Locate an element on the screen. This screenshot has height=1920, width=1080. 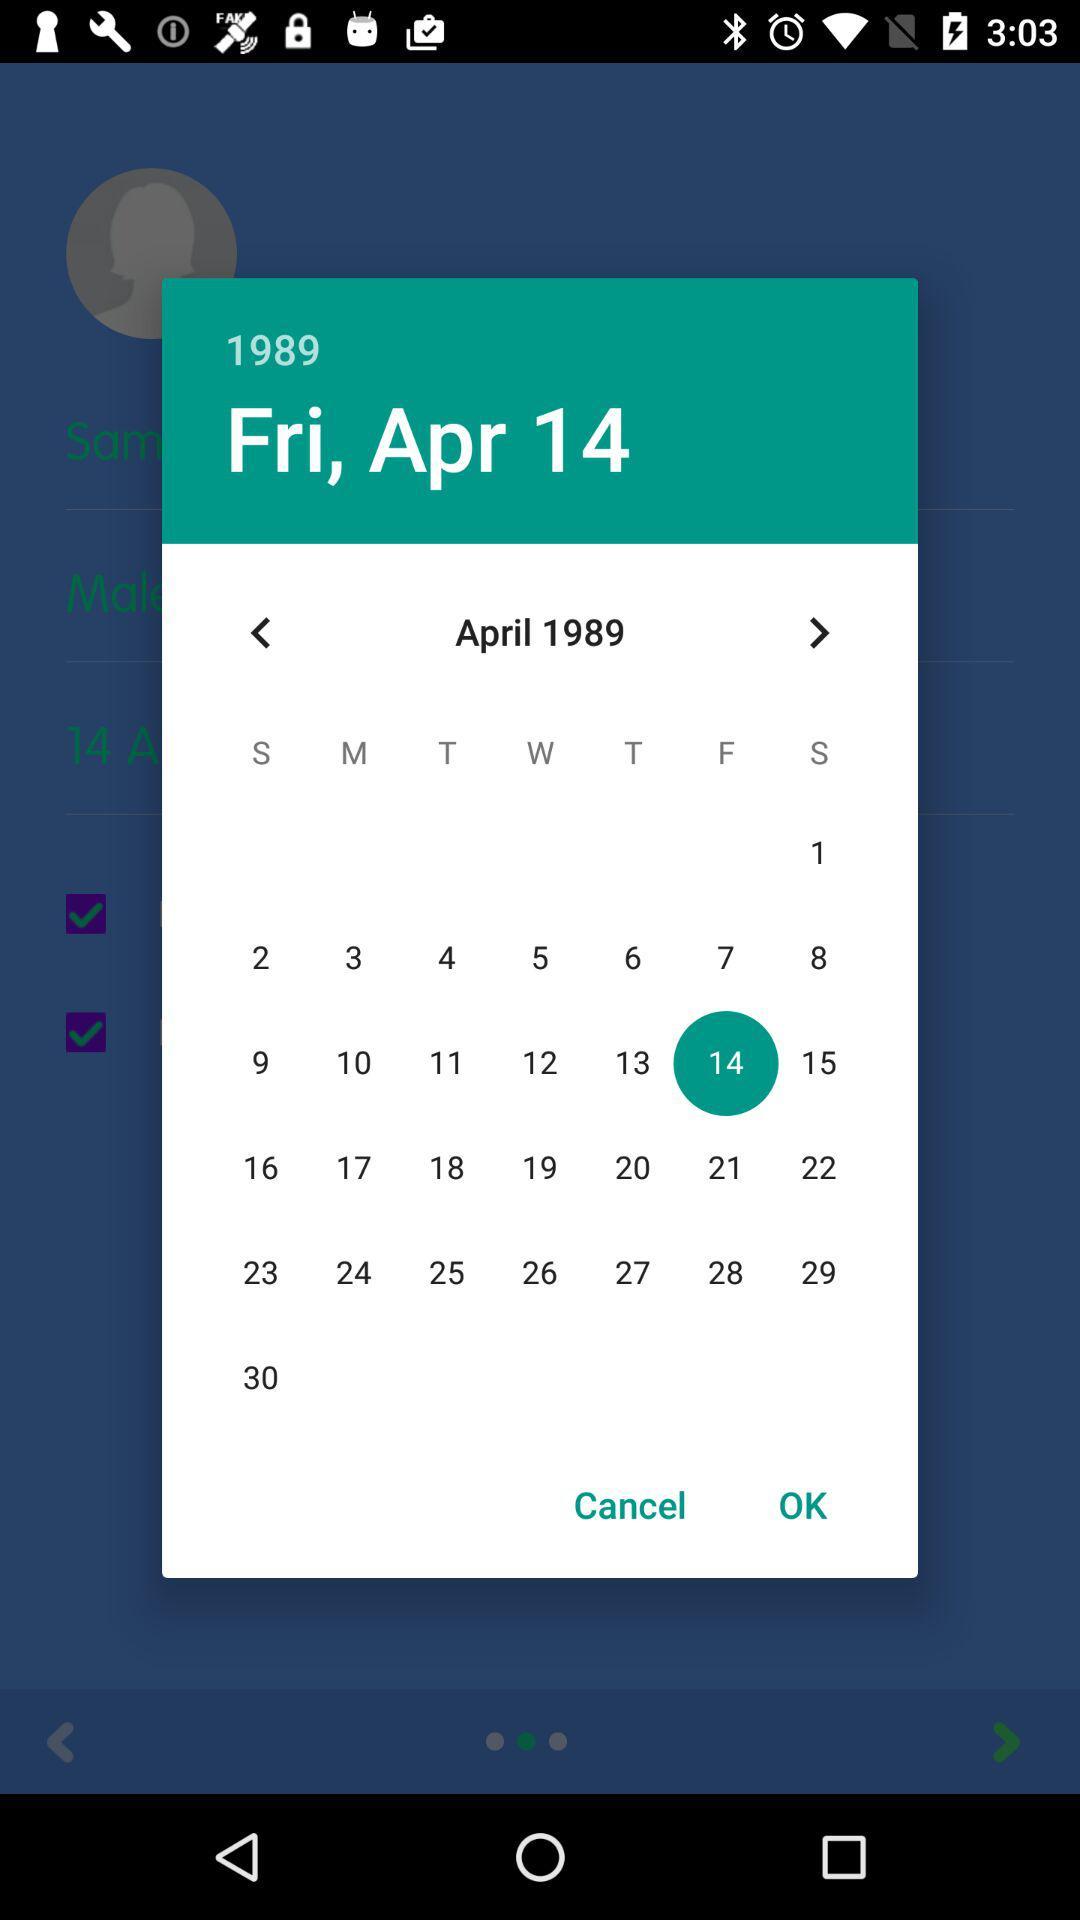
cancel is located at coordinates (630, 1504).